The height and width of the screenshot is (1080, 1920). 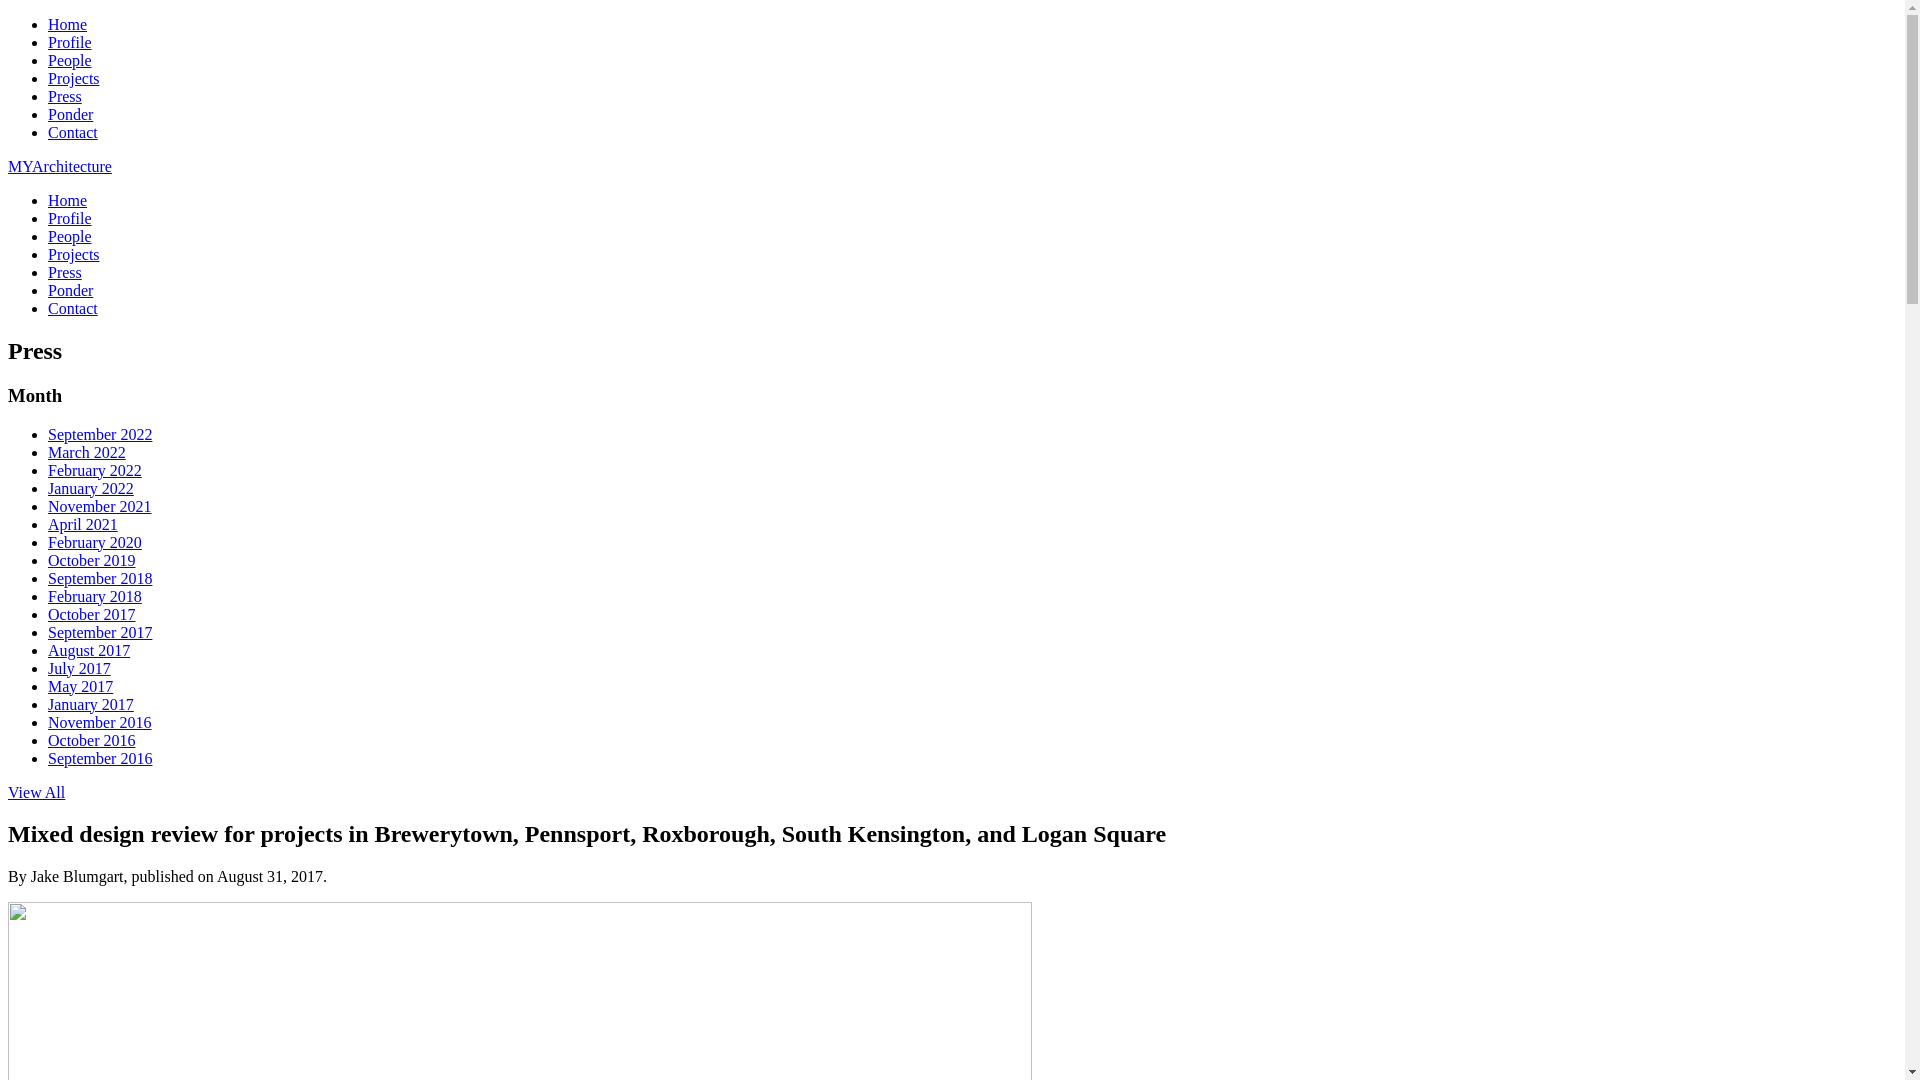 I want to click on 'Ponder', so click(x=70, y=114).